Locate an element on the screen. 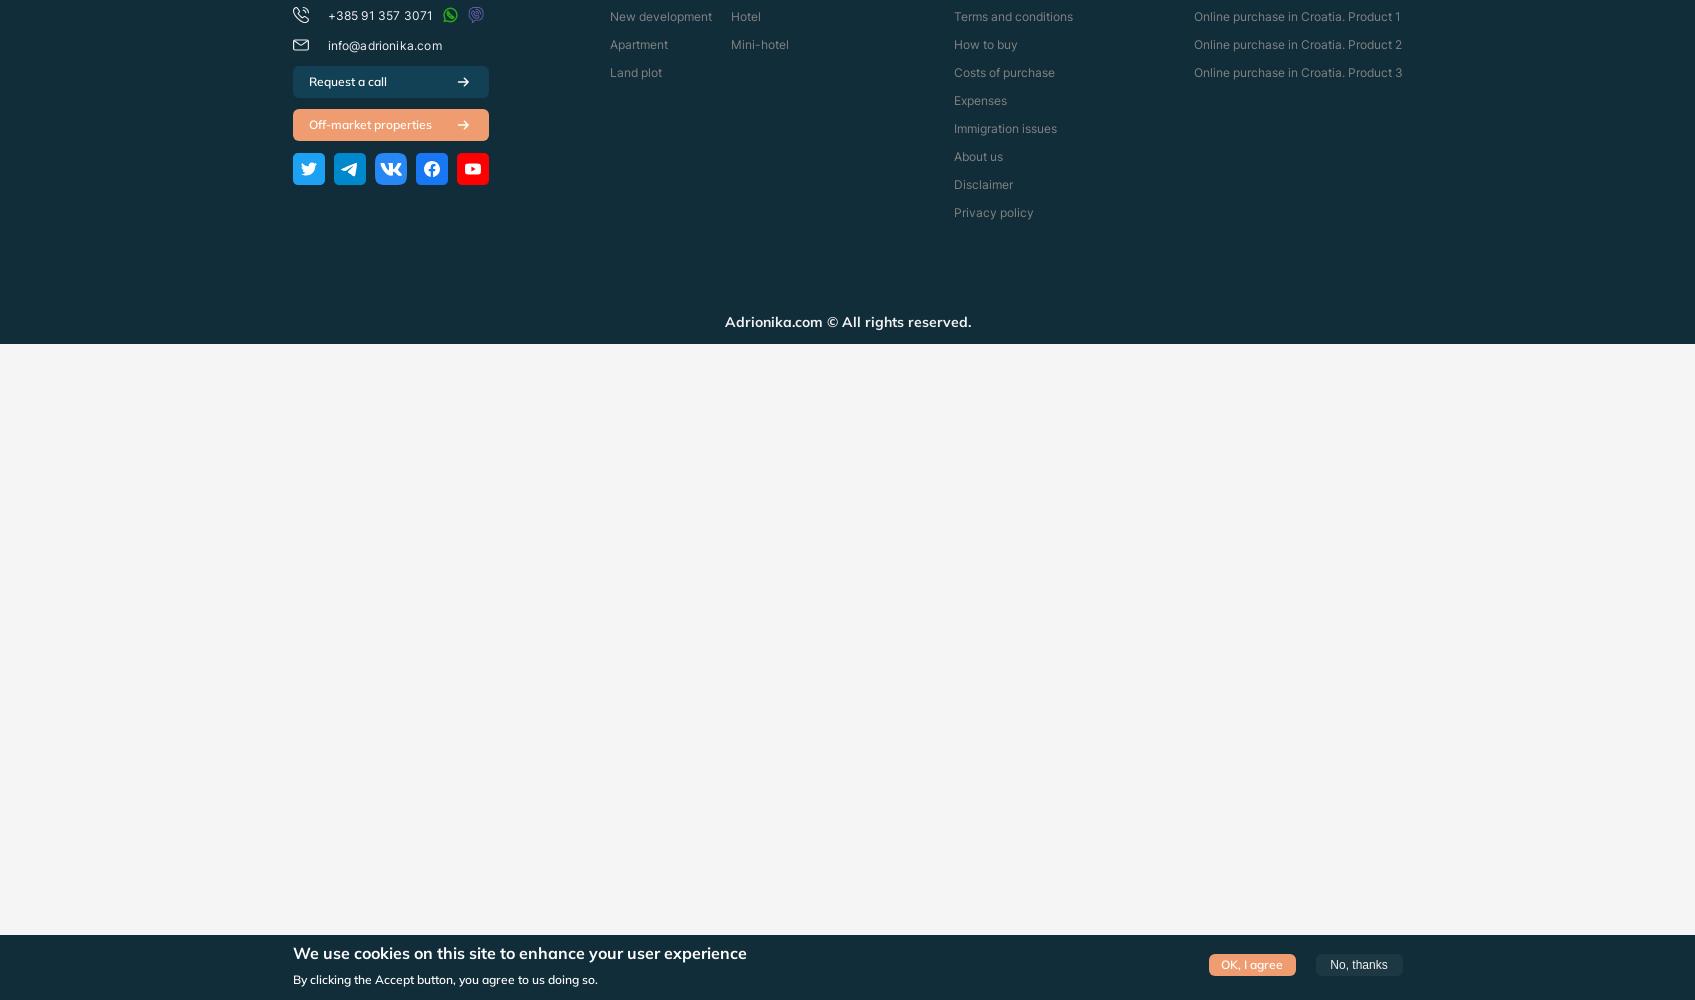  'By clicking the Accept button, you agree to us doing so.' is located at coordinates (444, 977).